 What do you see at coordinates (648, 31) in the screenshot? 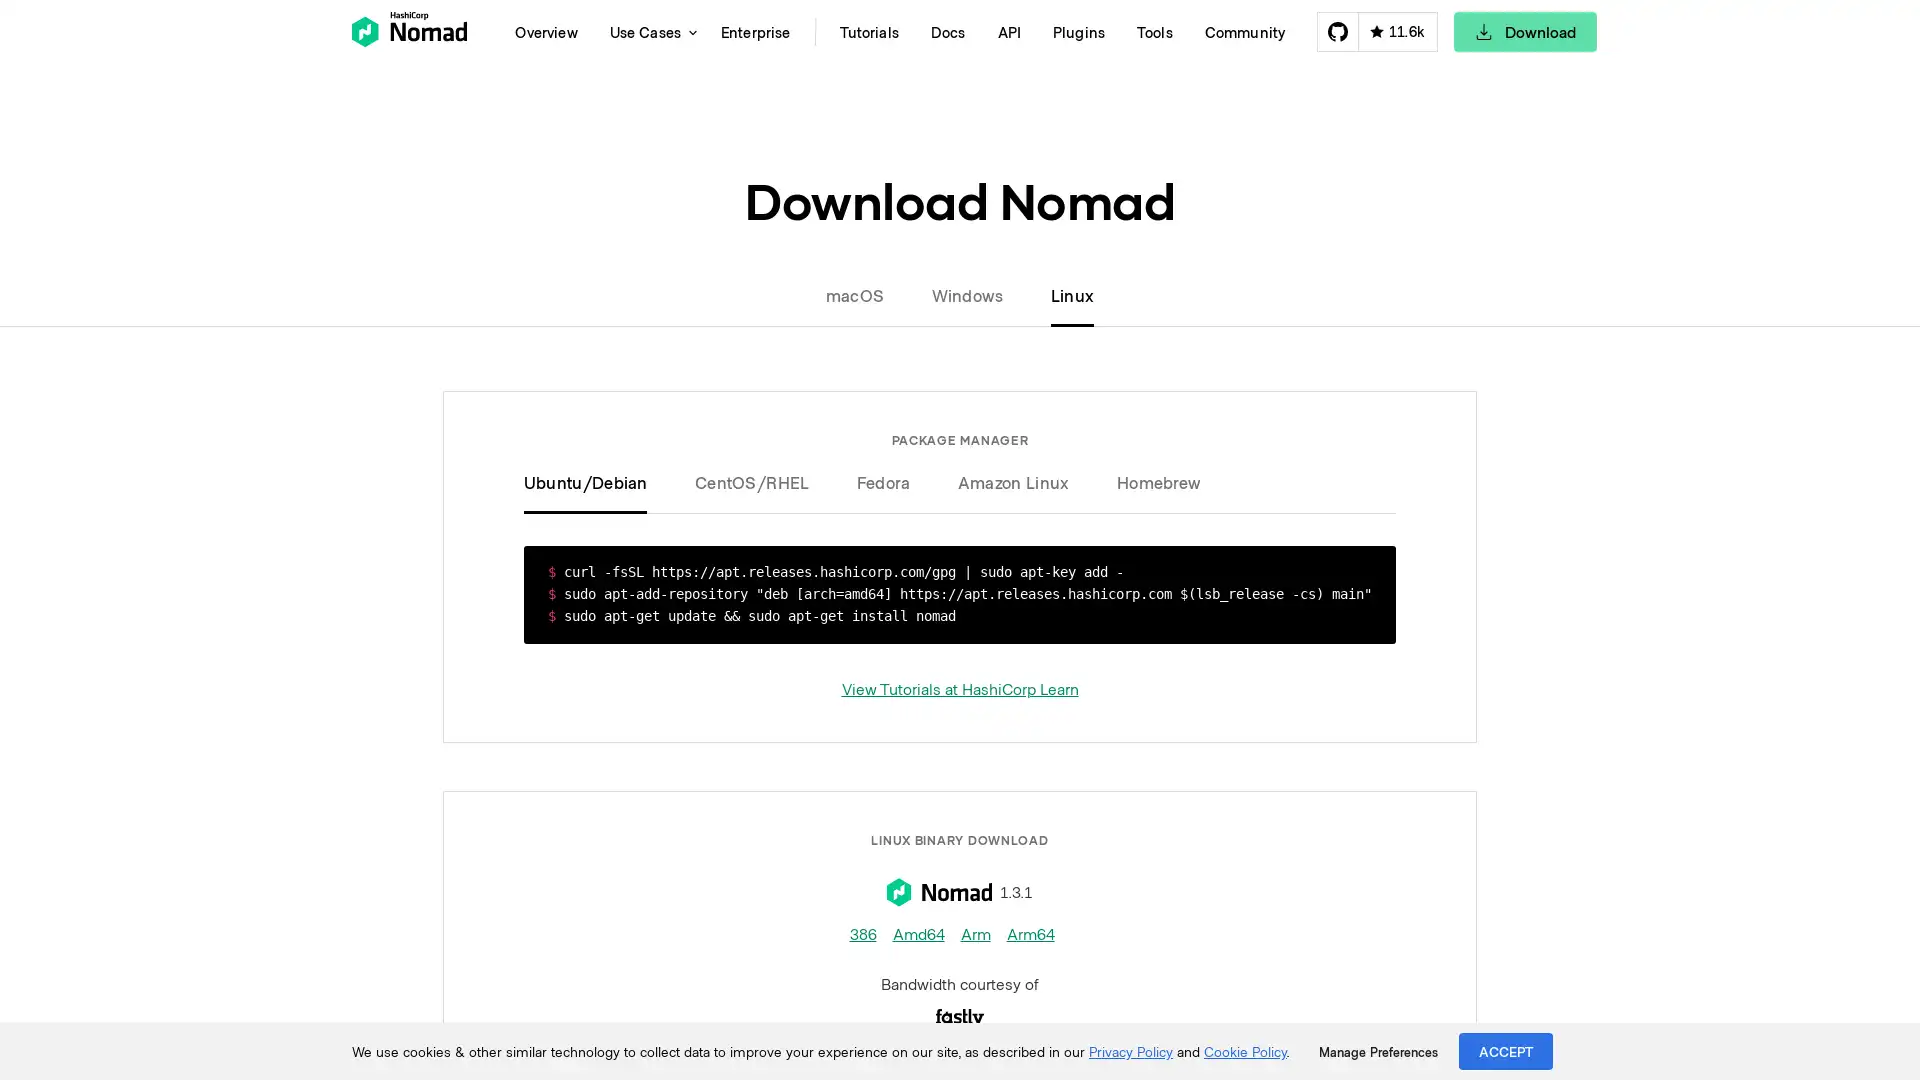
I see `Use Cases` at bounding box center [648, 31].